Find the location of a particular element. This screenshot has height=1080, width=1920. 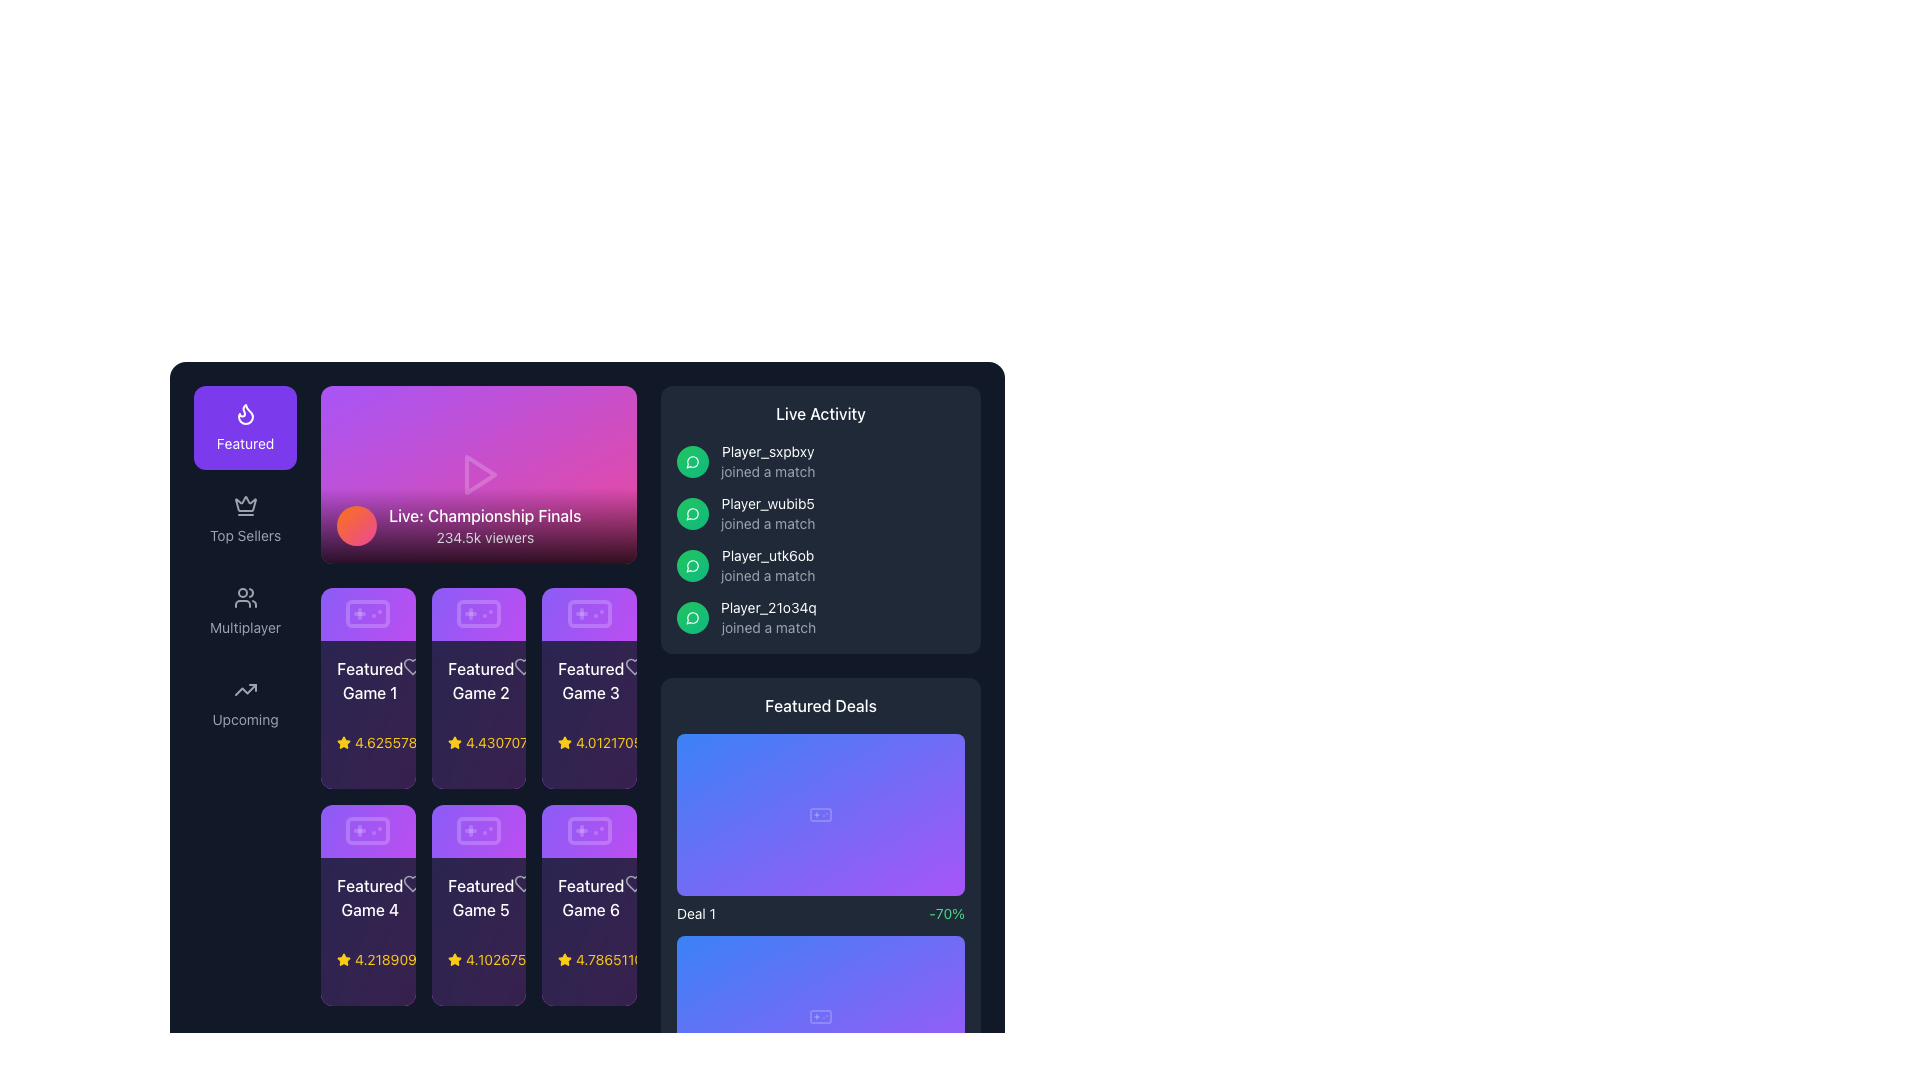

the Text label displaying the number of users currently online for the 'Featured Game 2' card, which is positioned farthest to the right among its siblings at the bottom of the card is located at coordinates (520, 742).